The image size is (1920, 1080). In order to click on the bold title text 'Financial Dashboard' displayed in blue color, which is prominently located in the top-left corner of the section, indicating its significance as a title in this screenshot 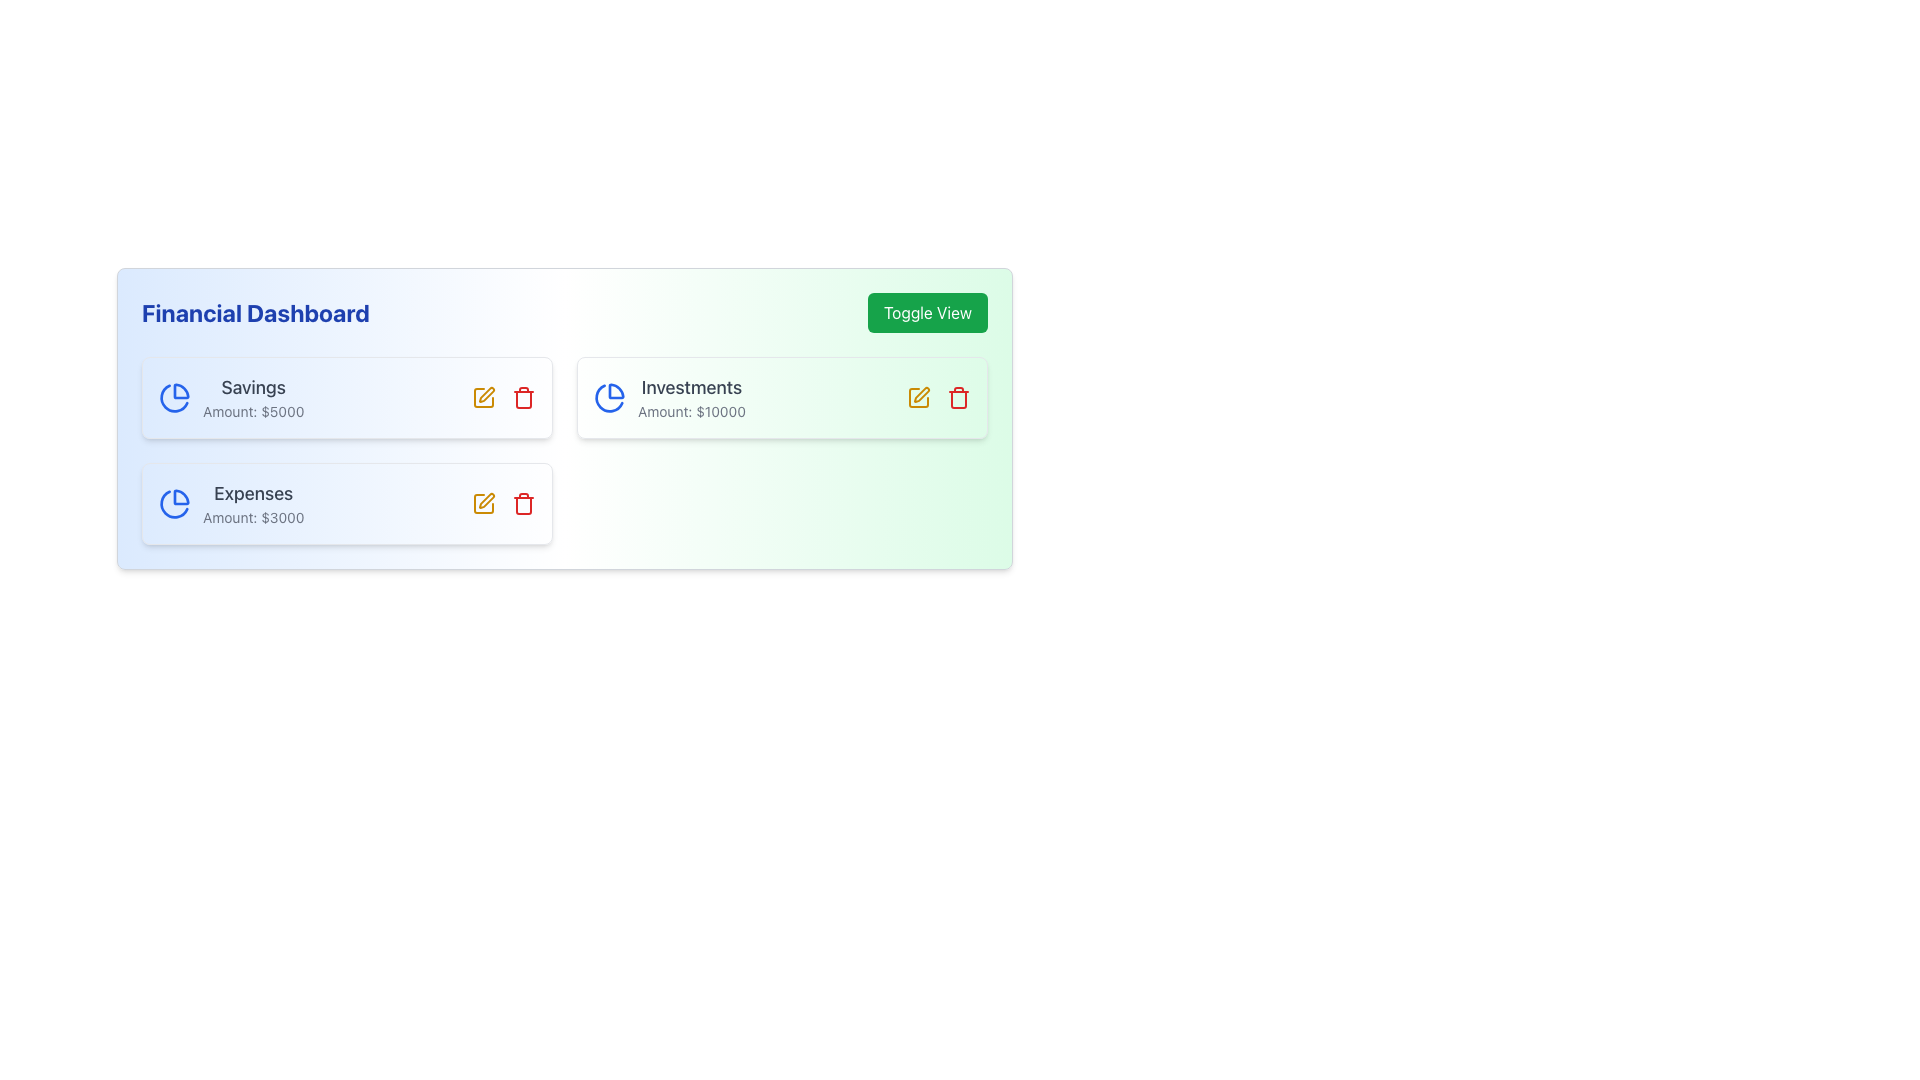, I will do `click(254, 312)`.